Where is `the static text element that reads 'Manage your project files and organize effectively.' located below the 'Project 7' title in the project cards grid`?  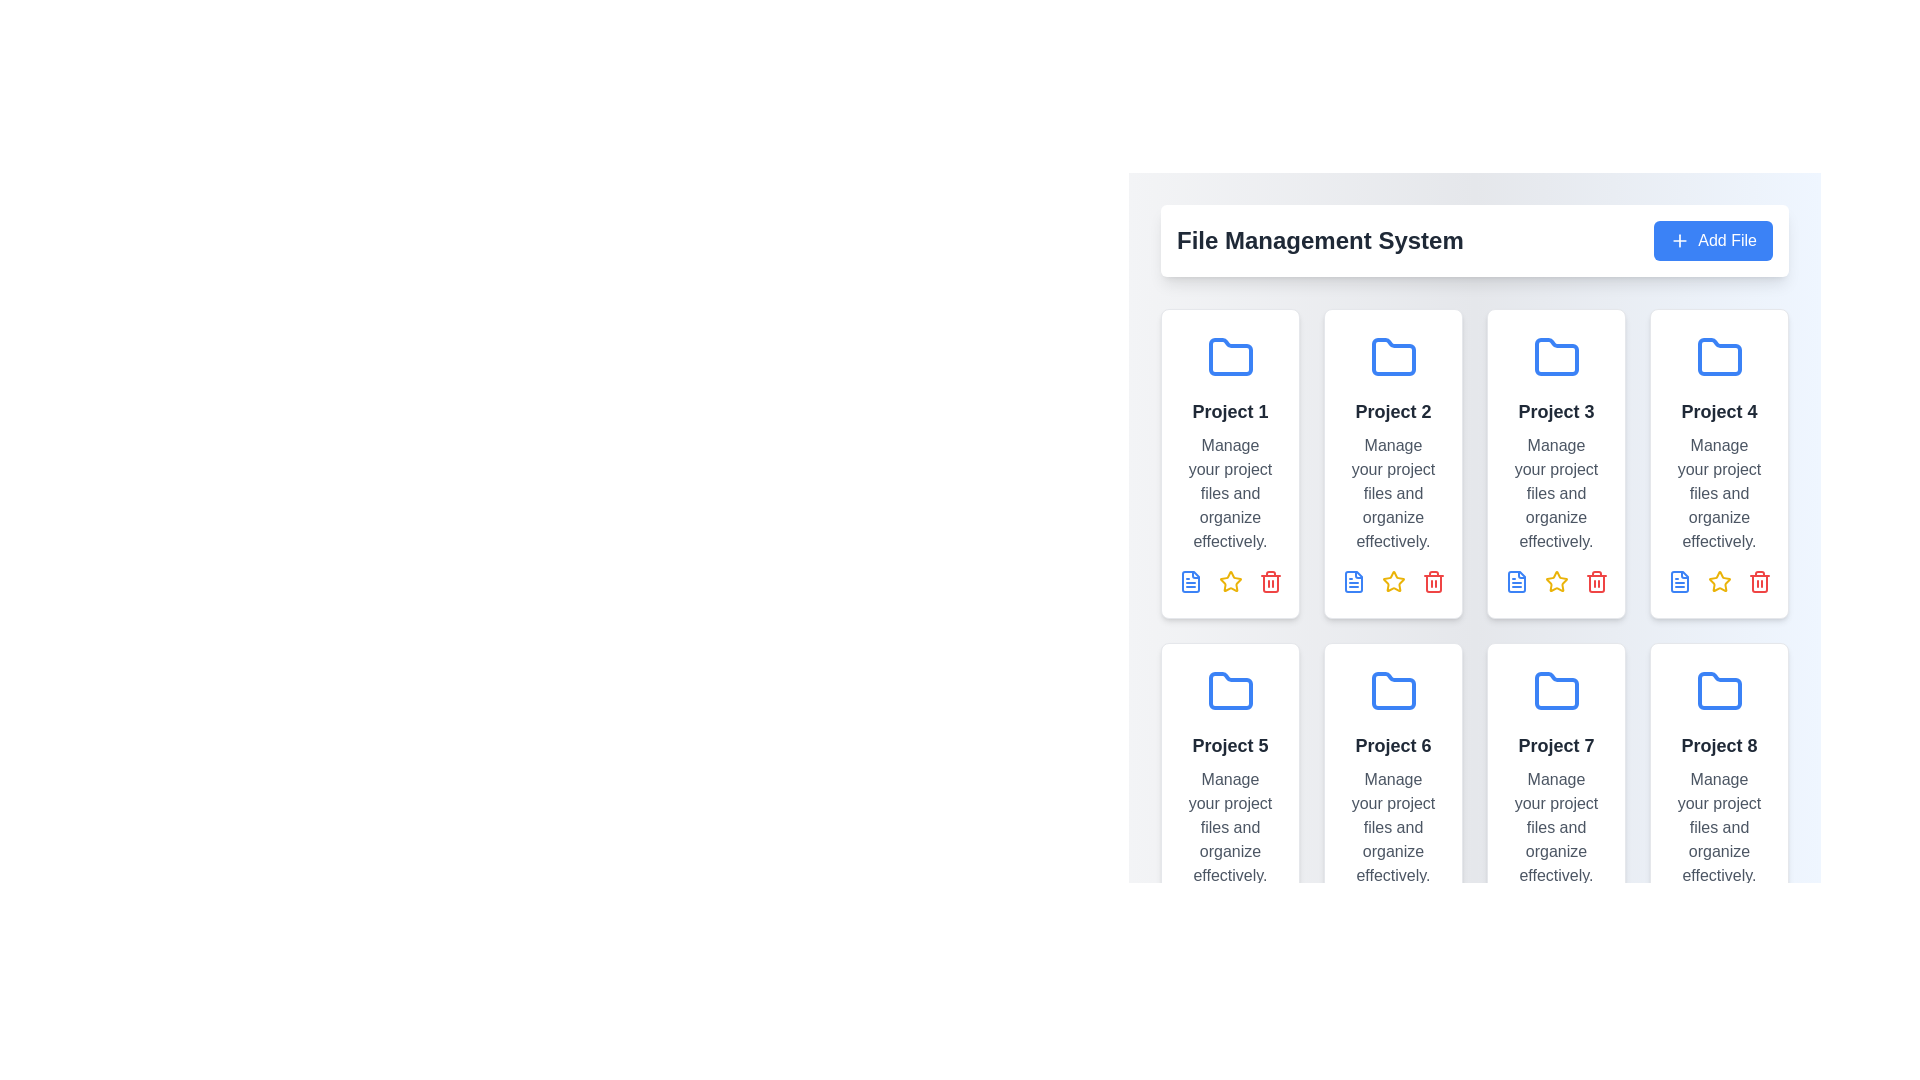
the static text element that reads 'Manage your project files and organize effectively.' located below the 'Project 7' title in the project cards grid is located at coordinates (1555, 828).